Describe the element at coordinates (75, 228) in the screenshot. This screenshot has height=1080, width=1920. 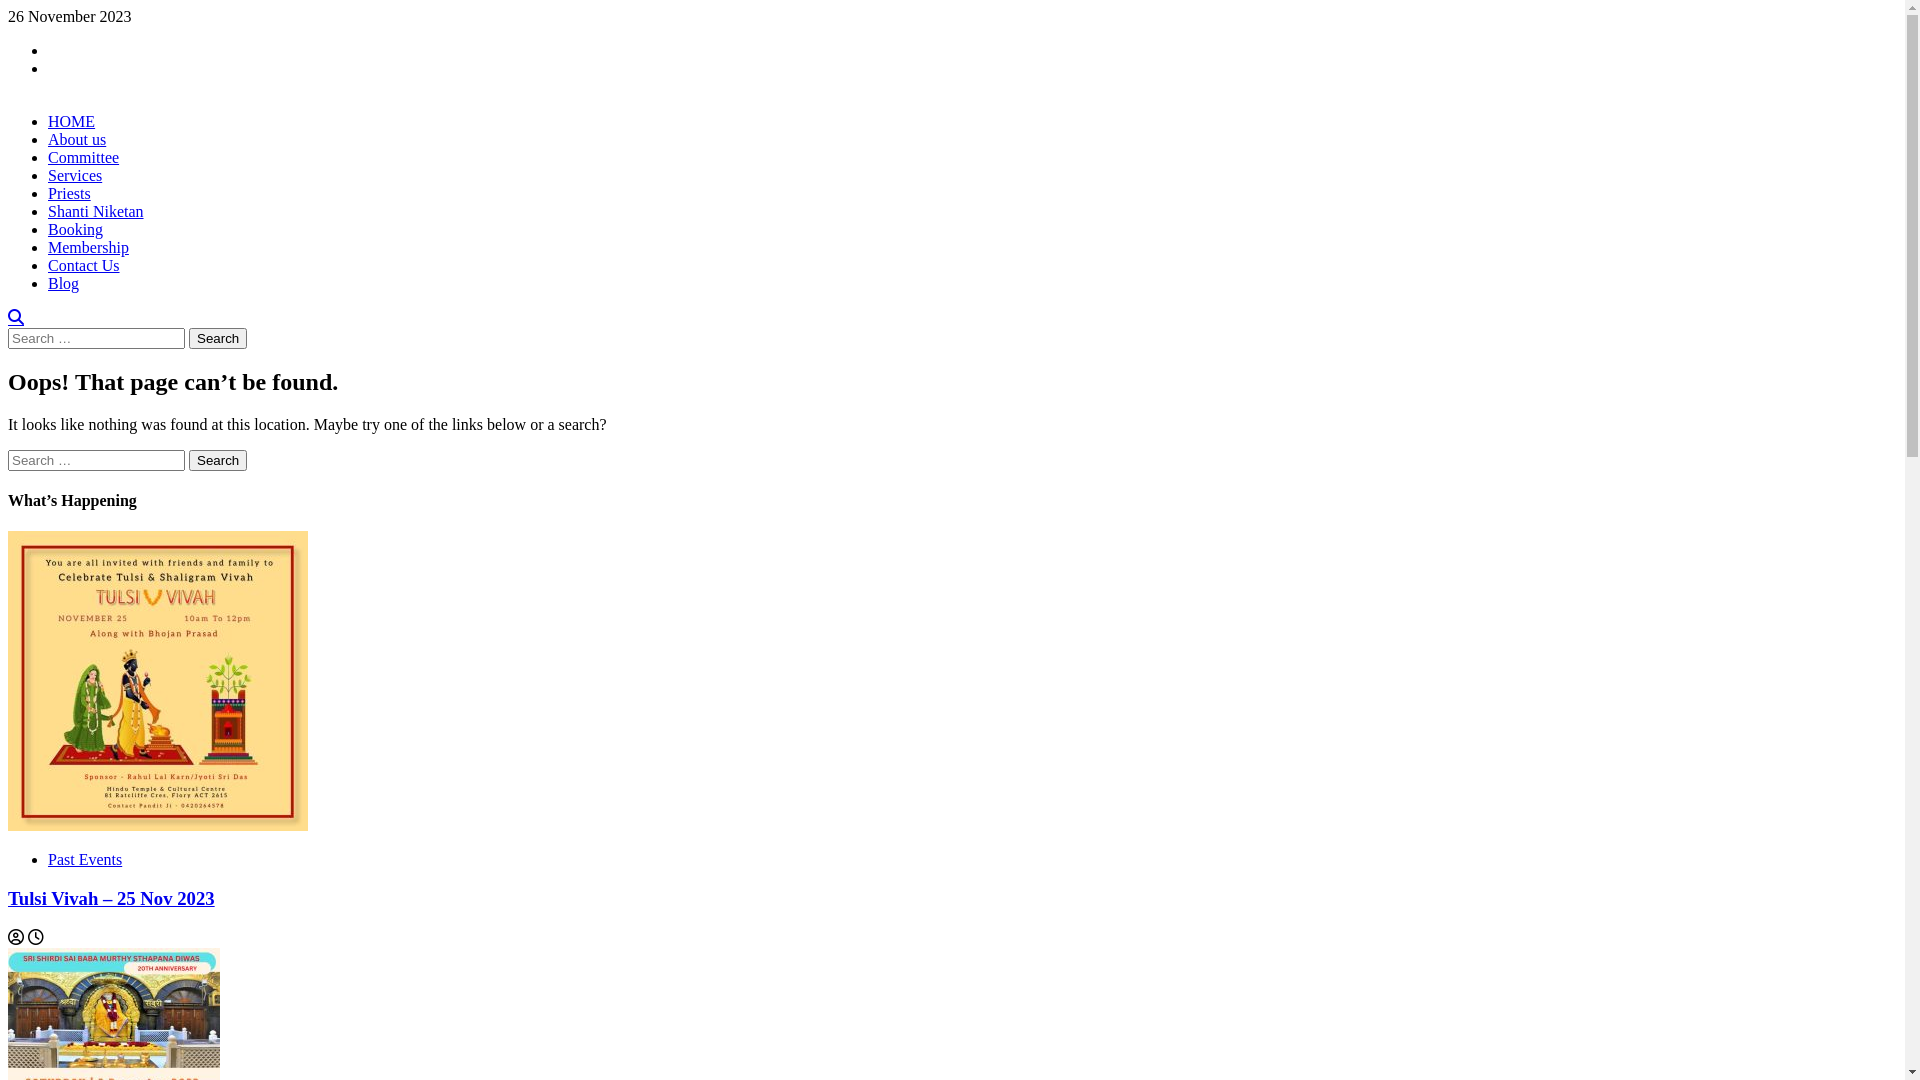
I see `'Booking'` at that location.